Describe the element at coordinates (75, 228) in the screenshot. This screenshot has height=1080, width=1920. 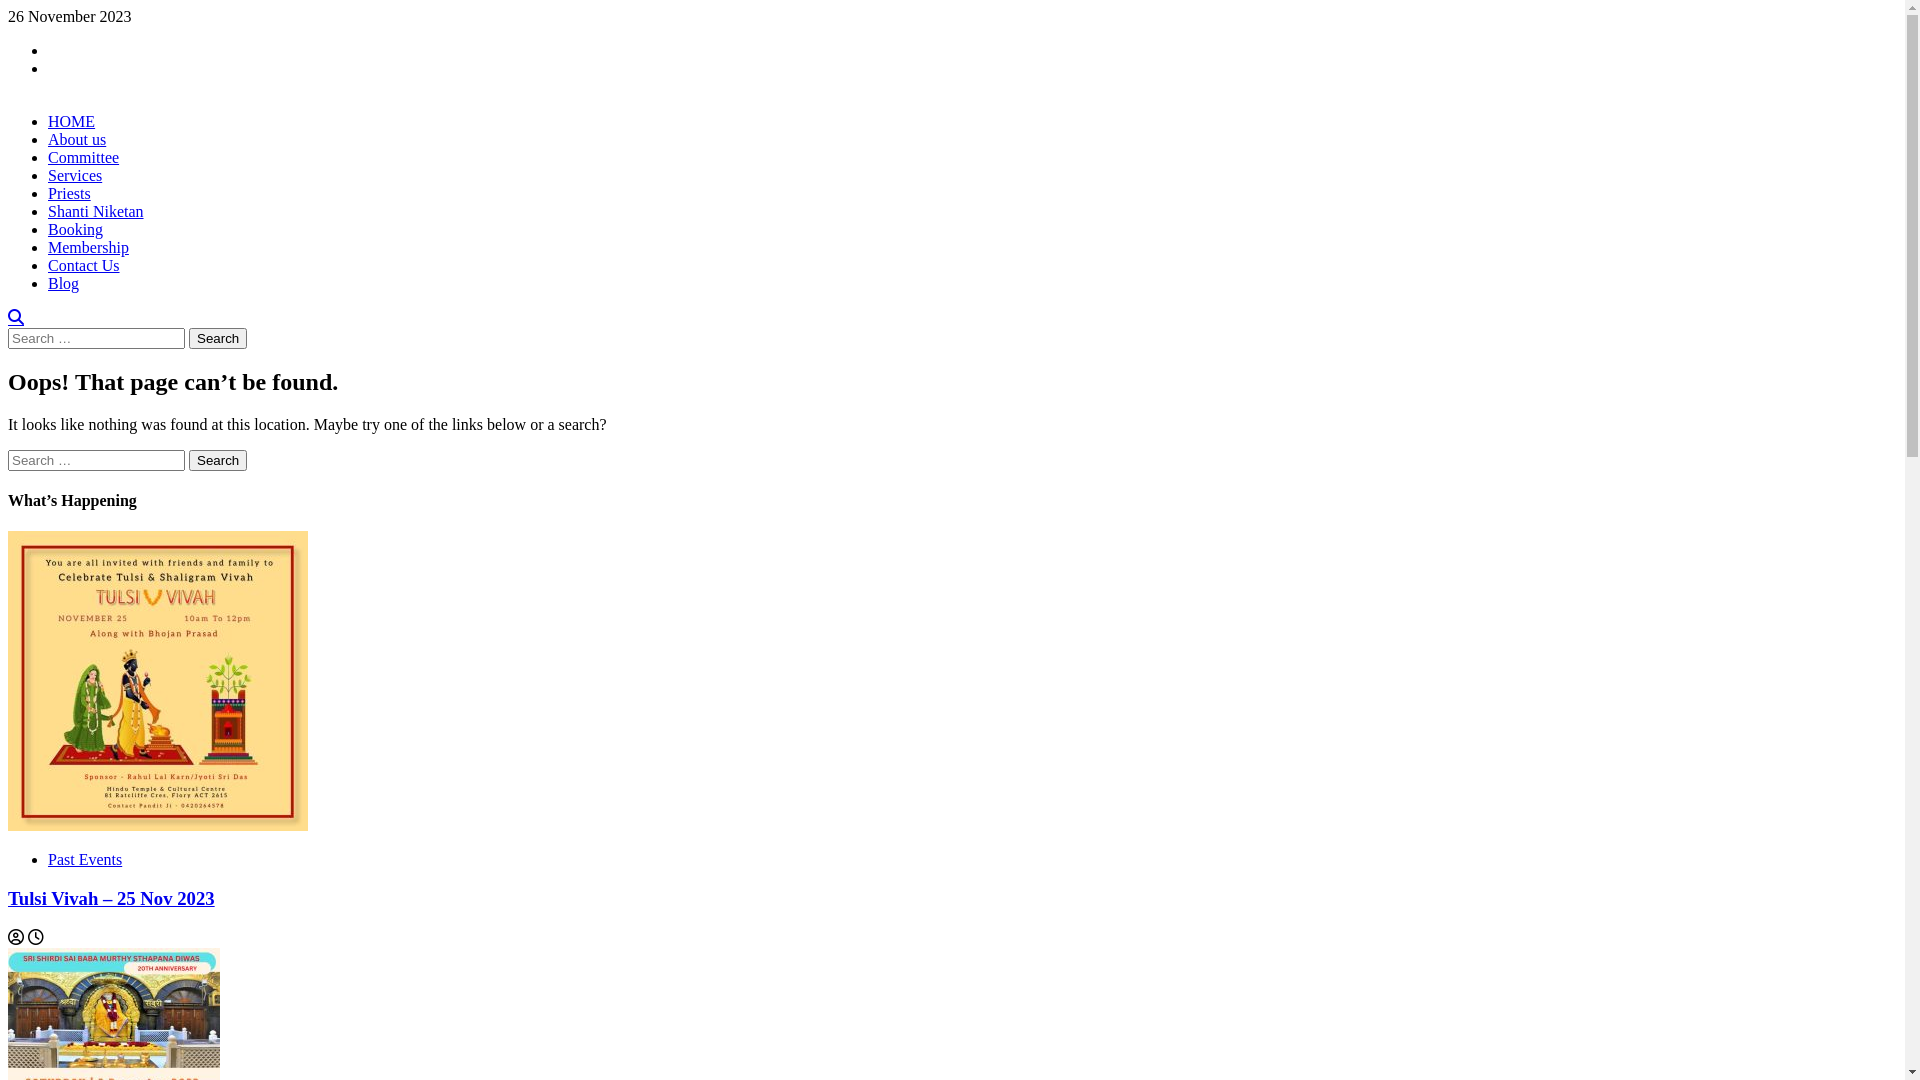
I see `'Booking'` at that location.